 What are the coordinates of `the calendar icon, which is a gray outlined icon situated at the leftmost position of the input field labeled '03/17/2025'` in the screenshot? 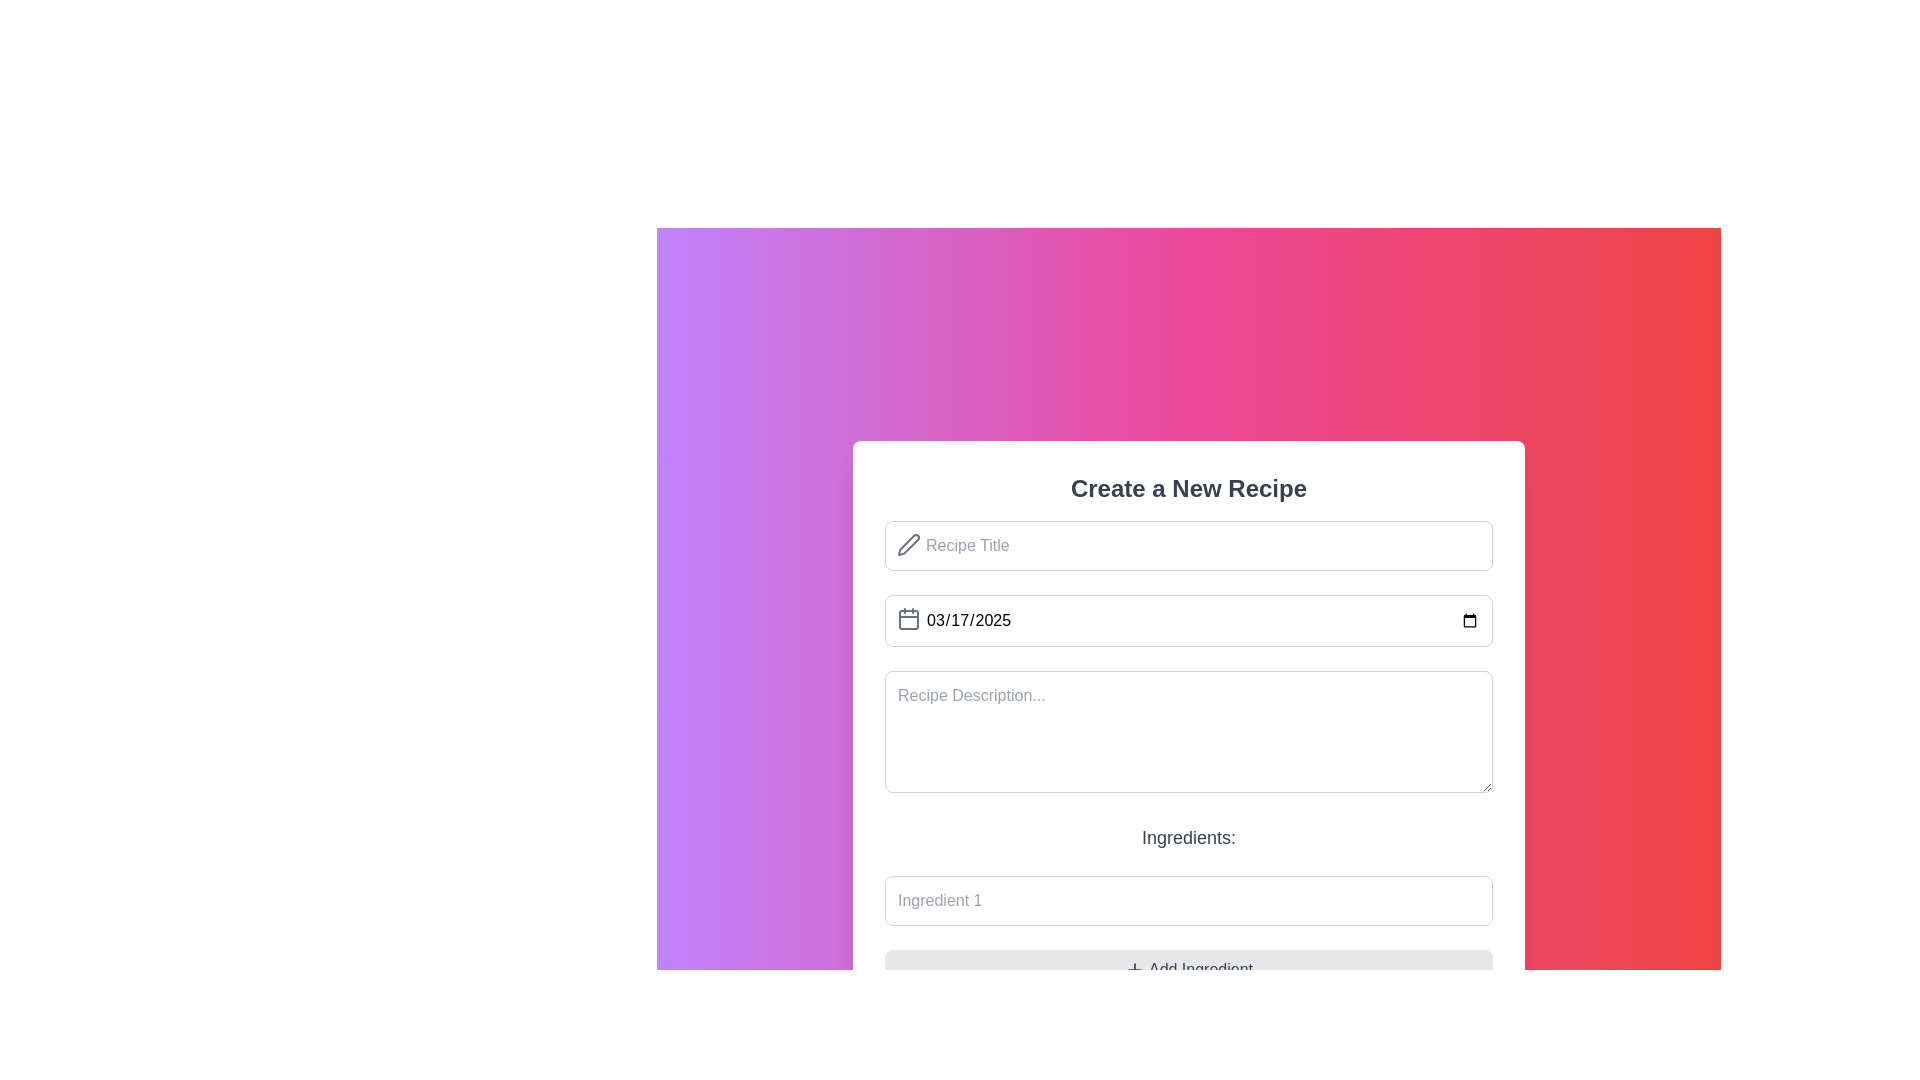 It's located at (907, 617).